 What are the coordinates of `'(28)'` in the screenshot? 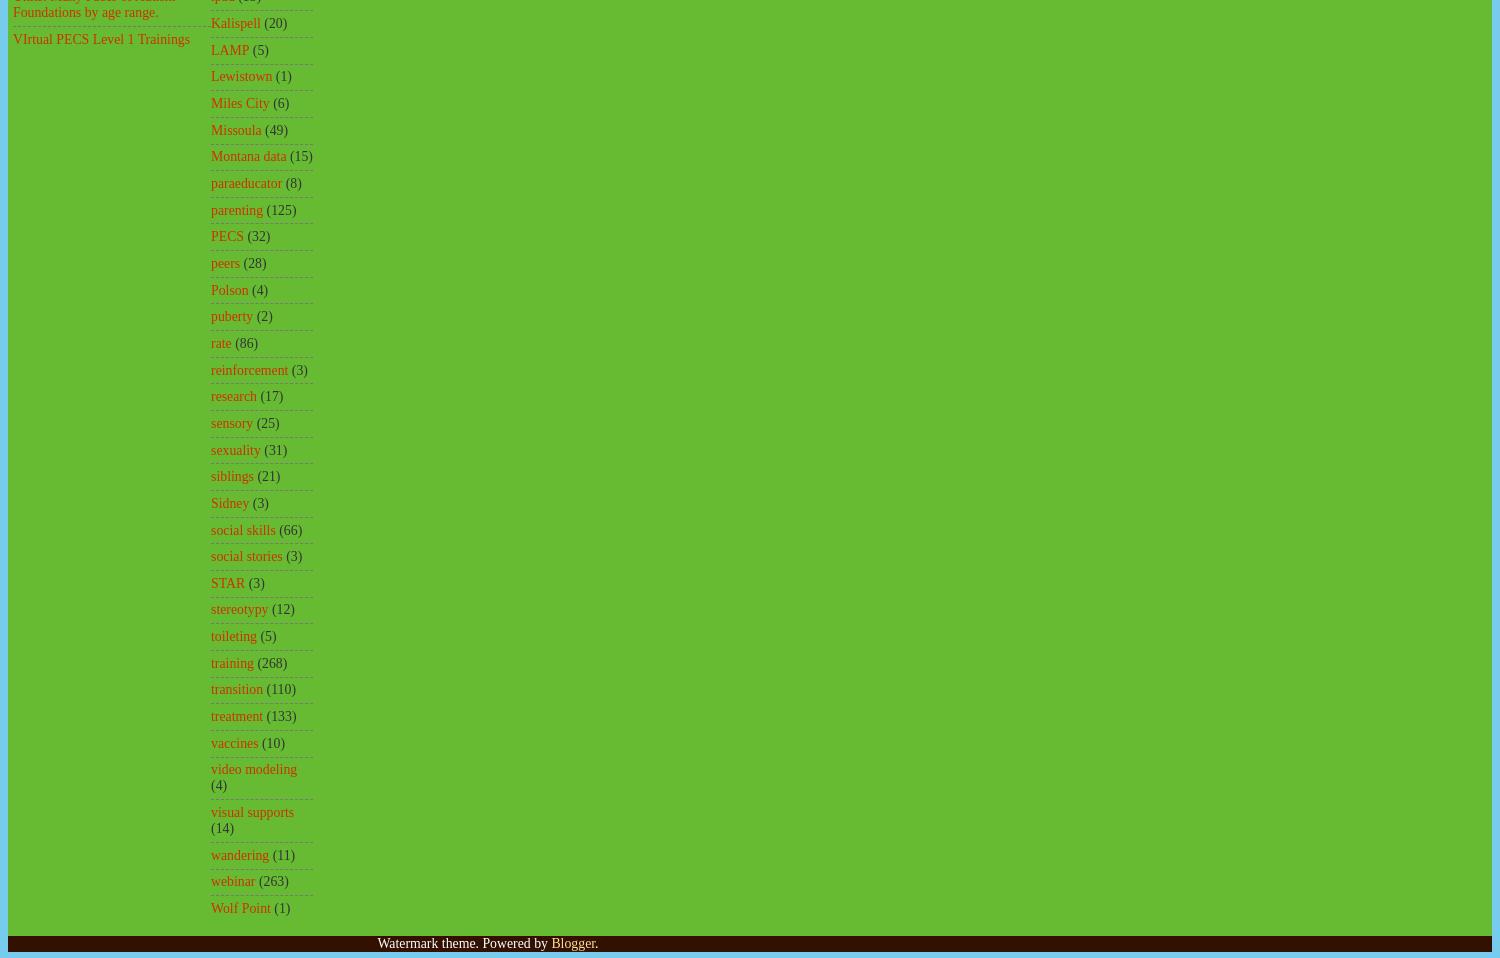 It's located at (254, 262).